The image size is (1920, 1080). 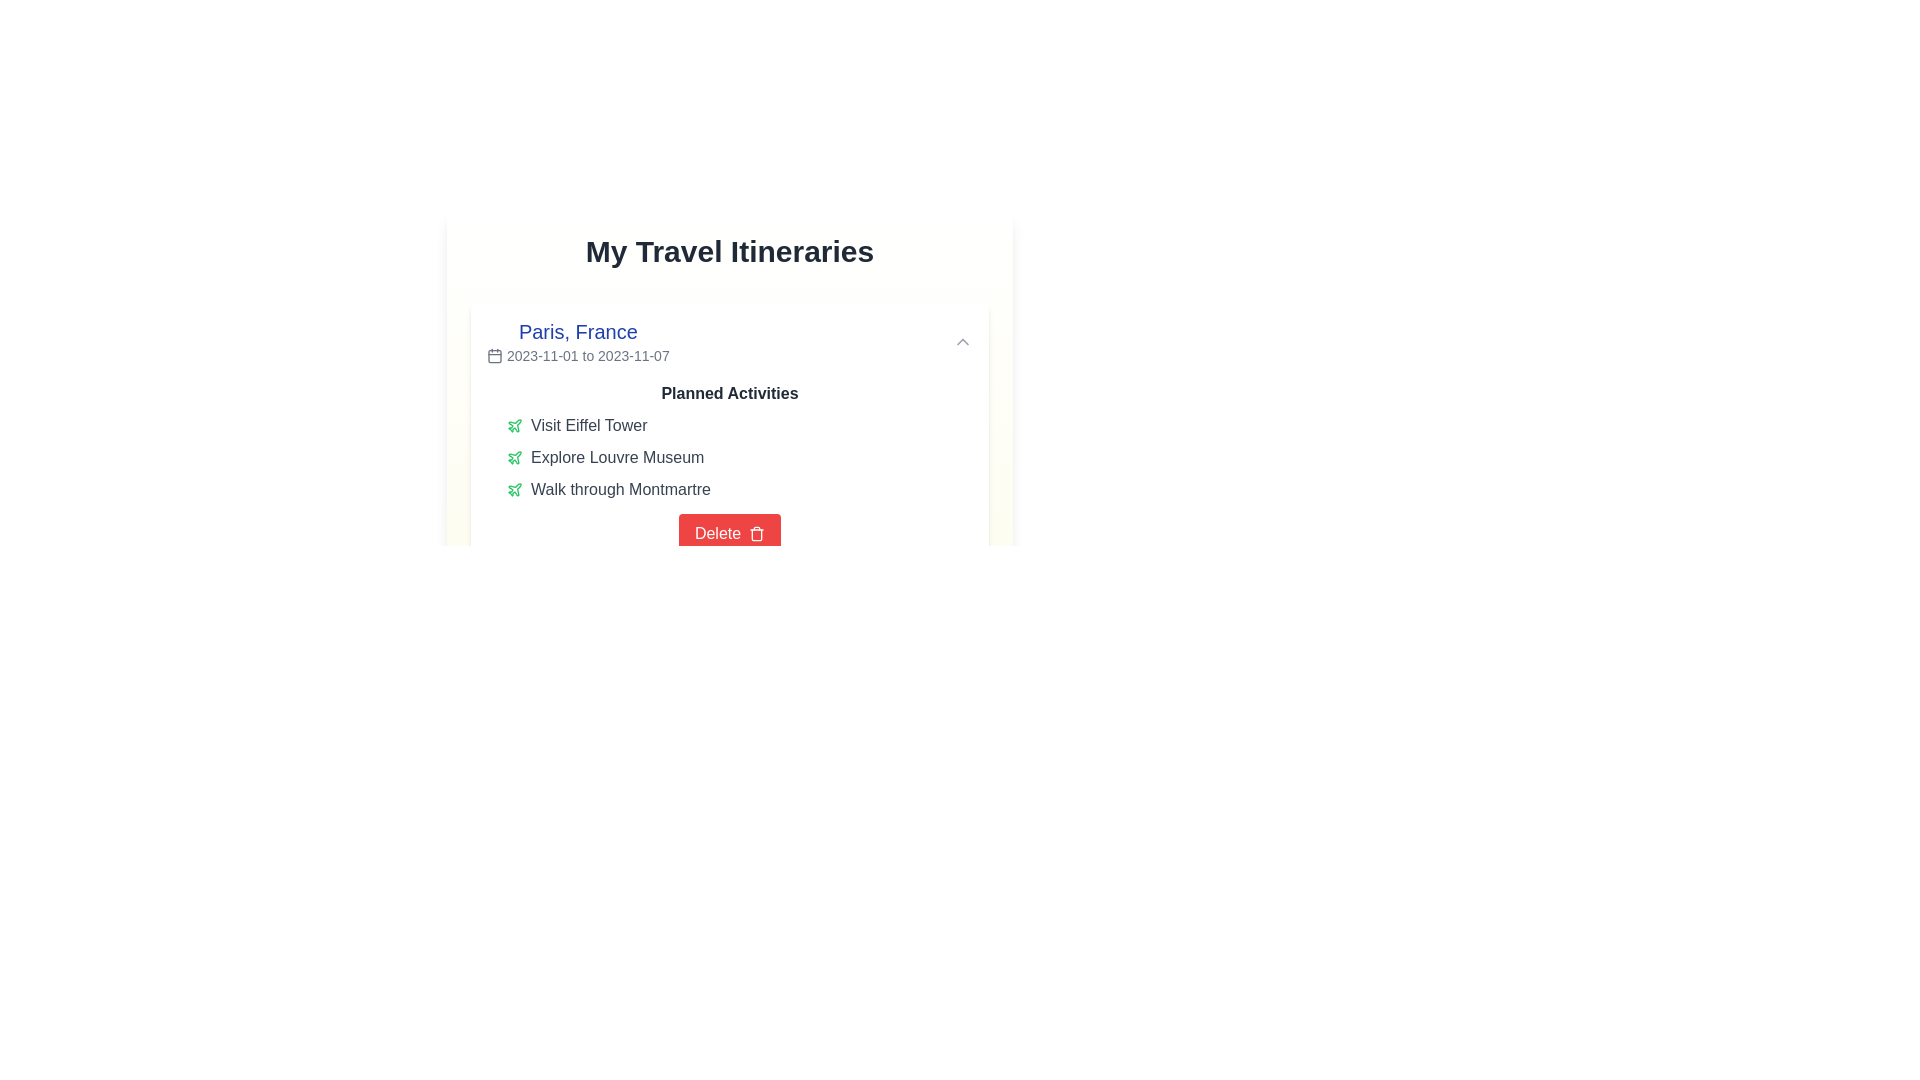 What do you see at coordinates (577, 341) in the screenshot?
I see `the Text component displaying 'Paris, France 2023-11-01 to 2023-11-07' located under 'My Travel Itineraries' by clicking on it to interact with surrounding elements` at bounding box center [577, 341].